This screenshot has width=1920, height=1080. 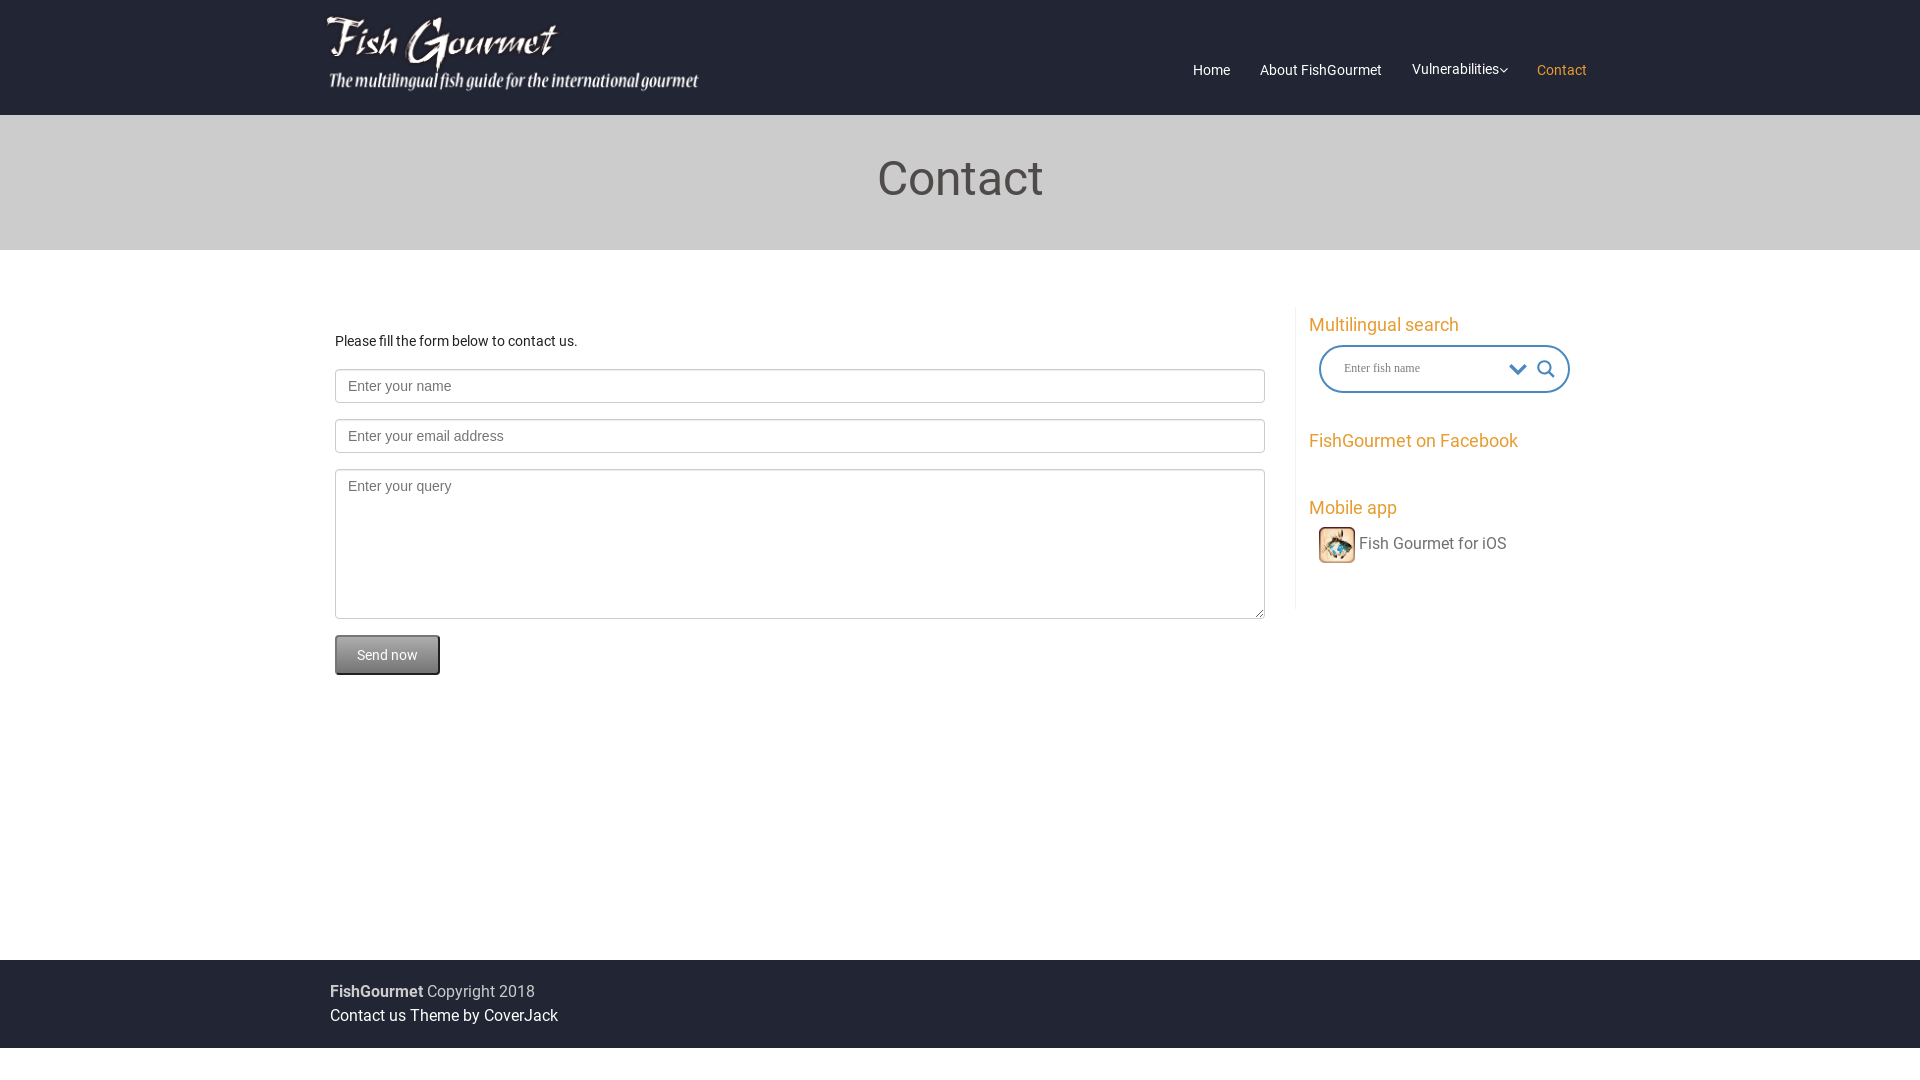 What do you see at coordinates (1411, 543) in the screenshot?
I see `'Fish Gourmet for iOS'` at bounding box center [1411, 543].